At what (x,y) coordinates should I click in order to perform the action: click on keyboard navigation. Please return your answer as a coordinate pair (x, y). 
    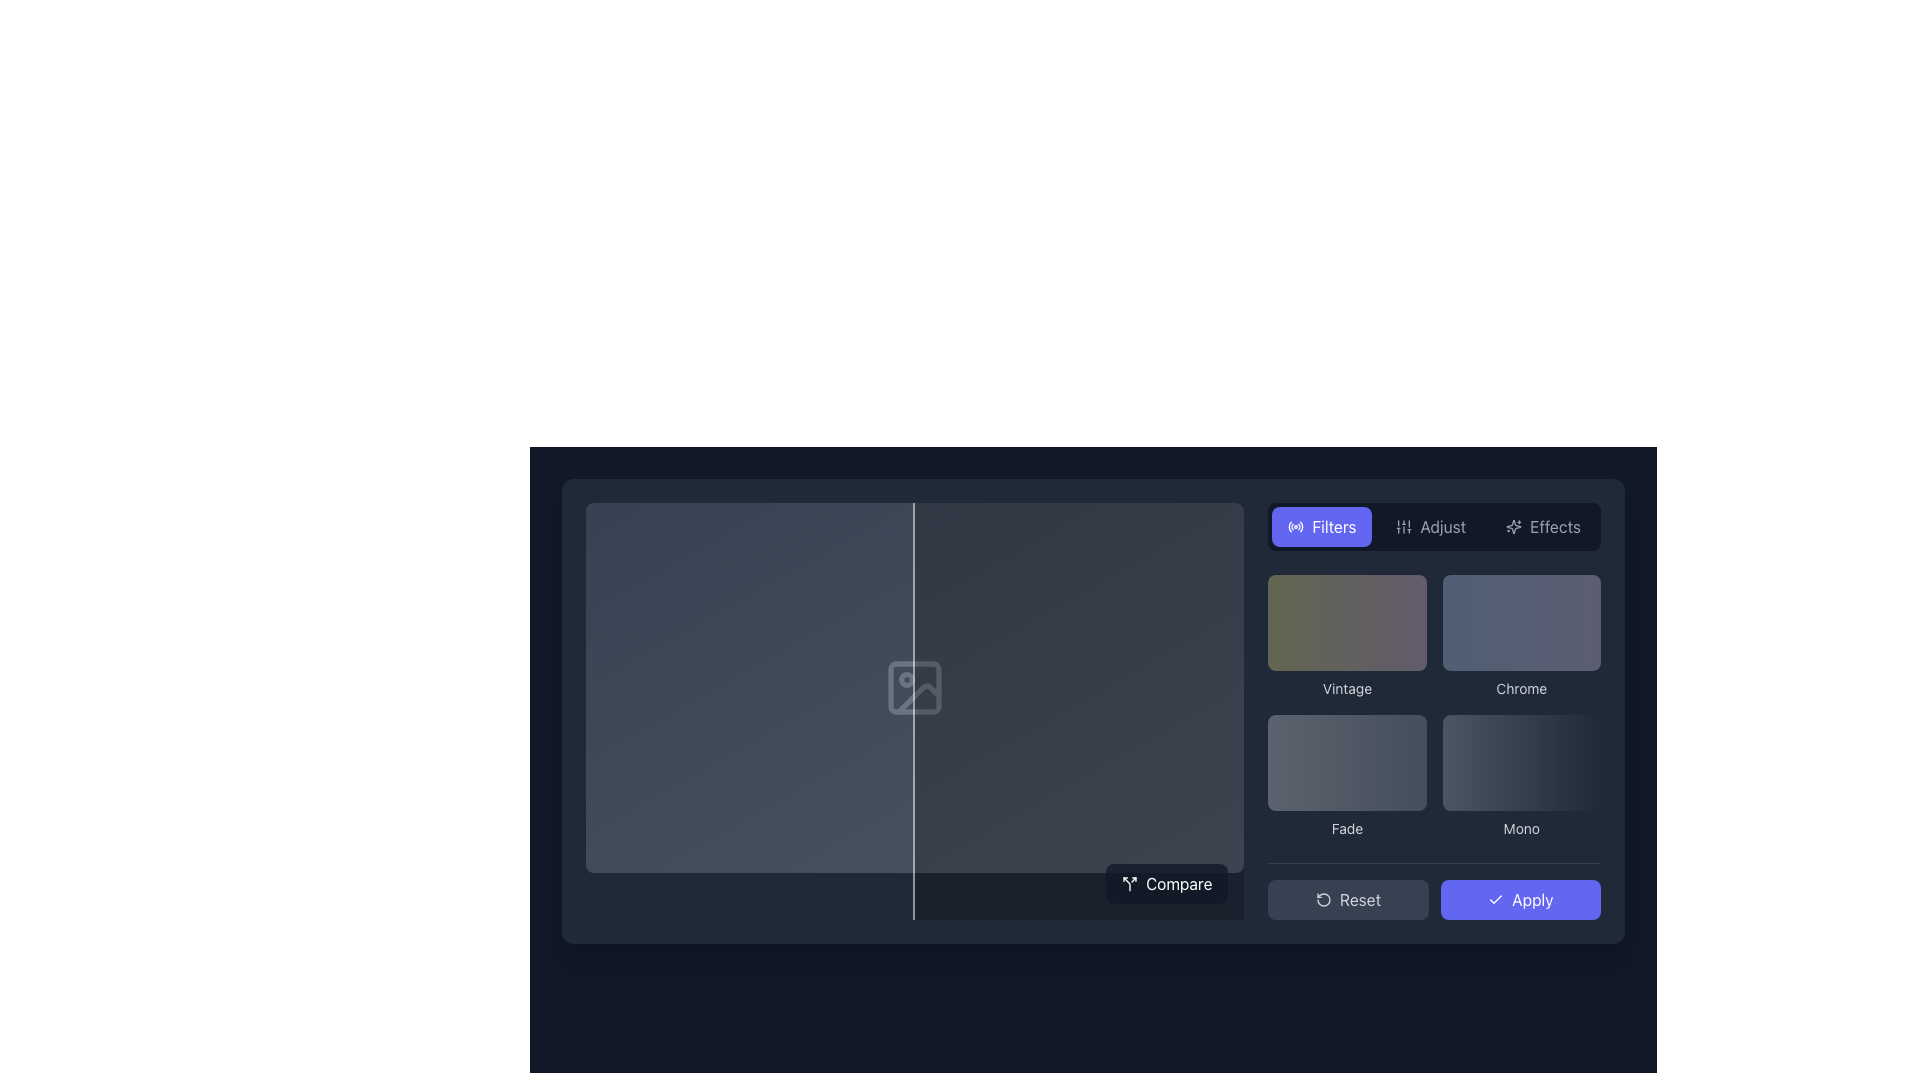
    Looking at the image, I should click on (1554, 526).